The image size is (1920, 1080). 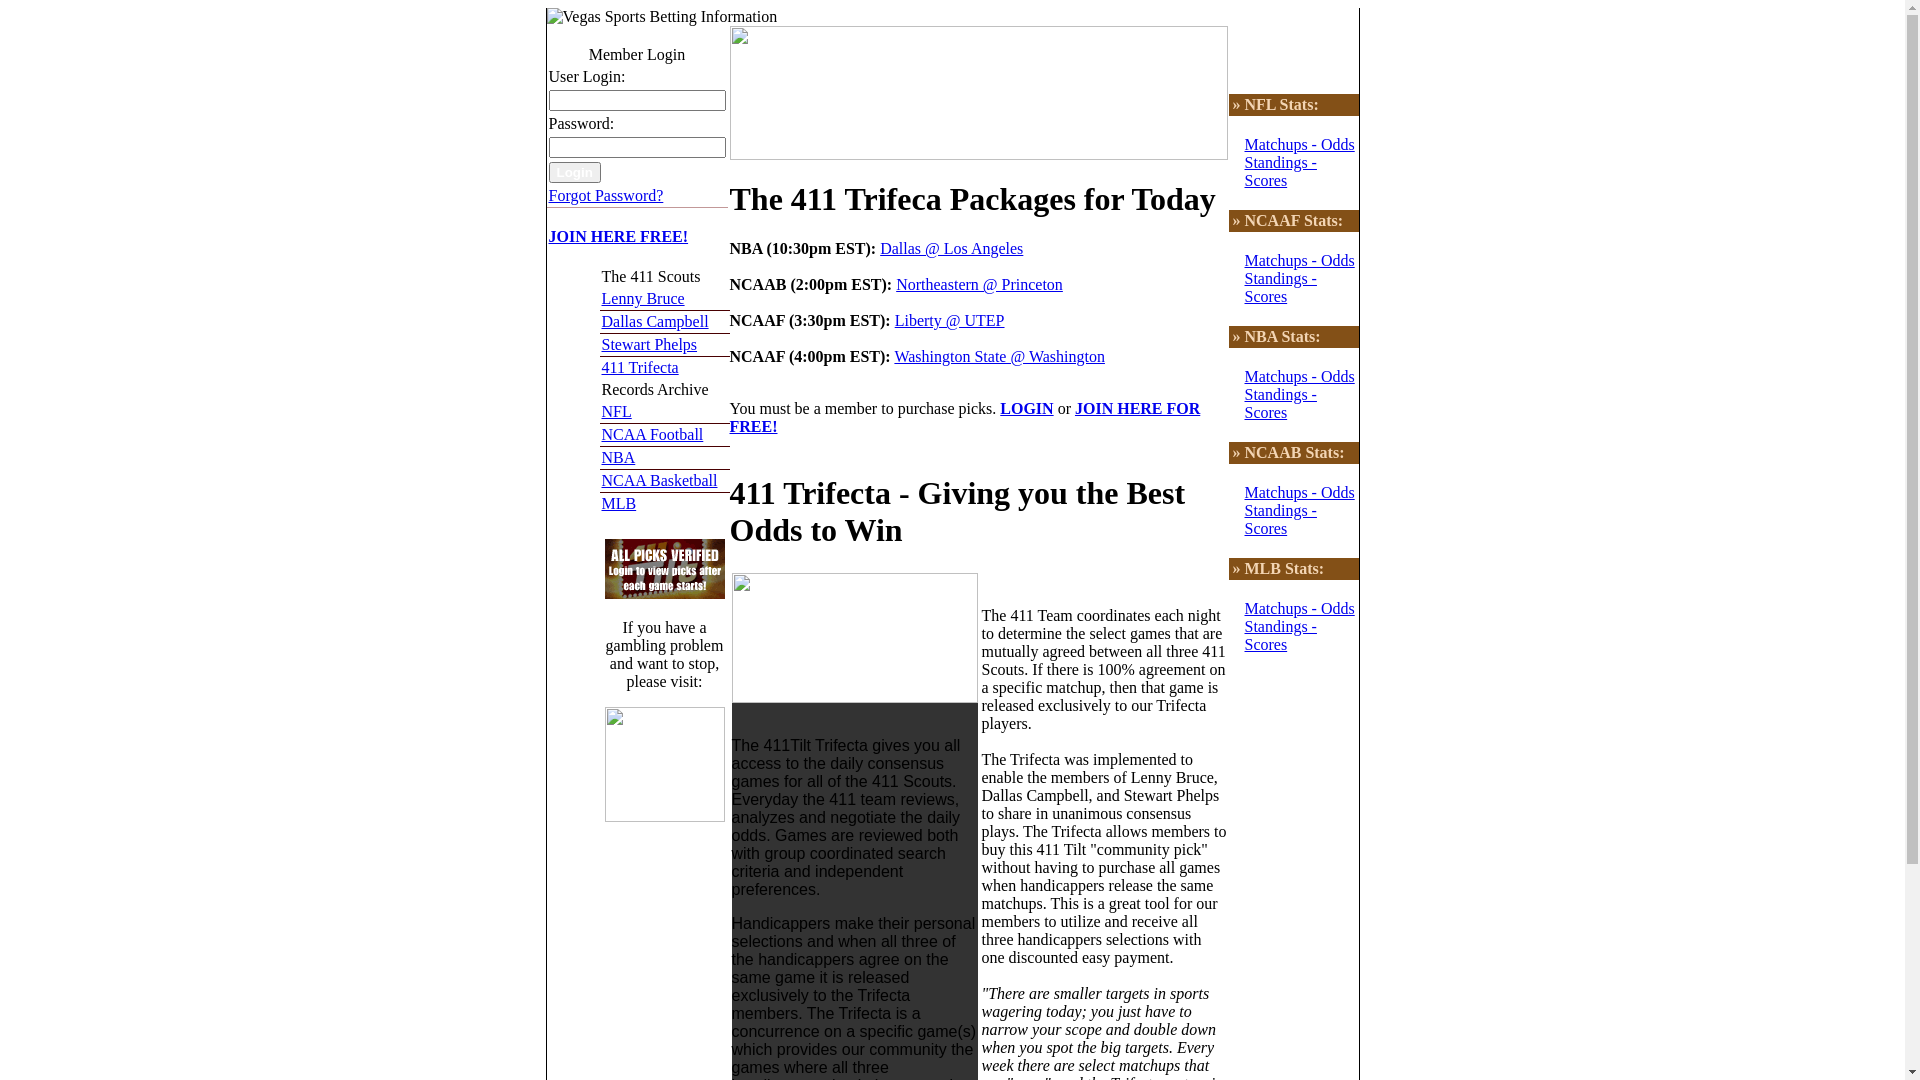 What do you see at coordinates (649, 343) in the screenshot?
I see `'Stewart Phelps'` at bounding box center [649, 343].